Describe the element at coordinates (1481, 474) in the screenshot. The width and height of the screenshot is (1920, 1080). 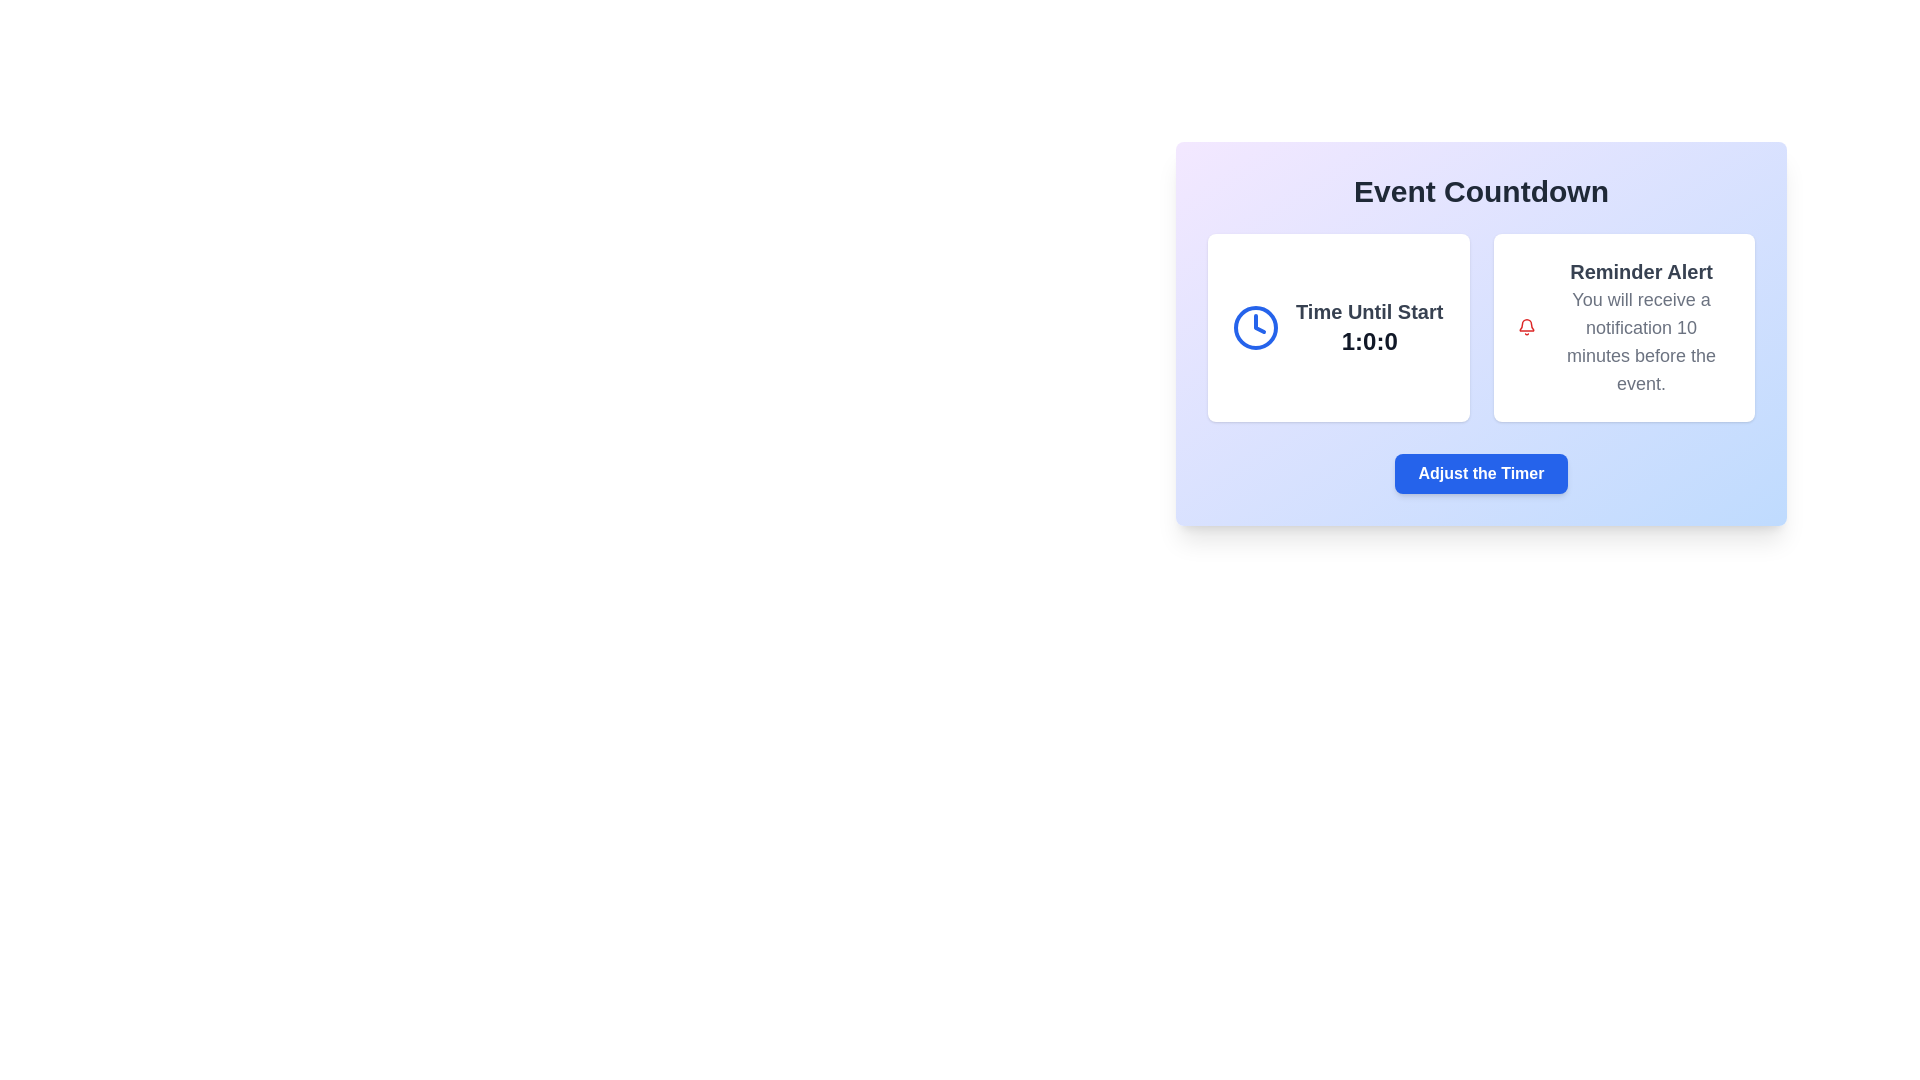
I see `the 'Adjust the Timer' button located at the bottom of the 'Event Countdown' card` at that location.